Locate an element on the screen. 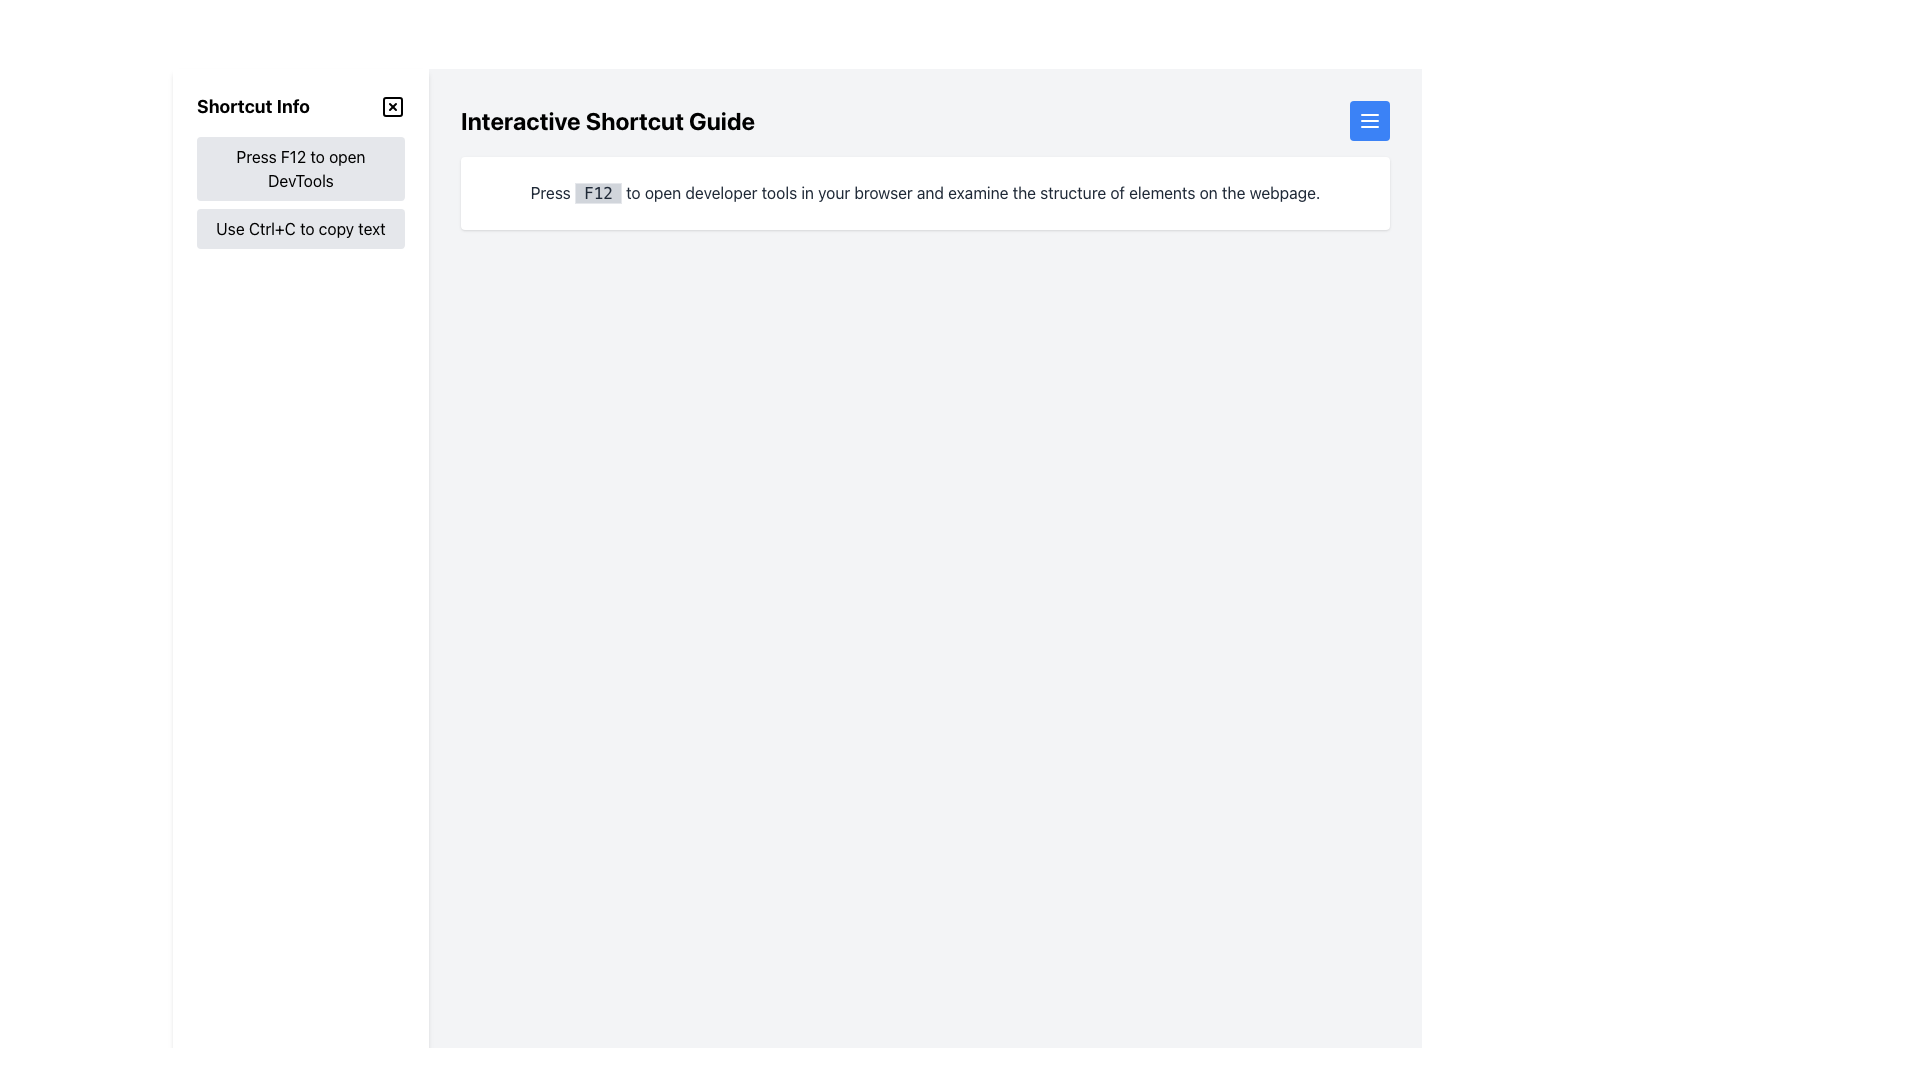 This screenshot has width=1920, height=1080. the menu toggle button located at the top-right corner of the 'Interactive Shortcut Guide' section is located at coordinates (1368, 120).